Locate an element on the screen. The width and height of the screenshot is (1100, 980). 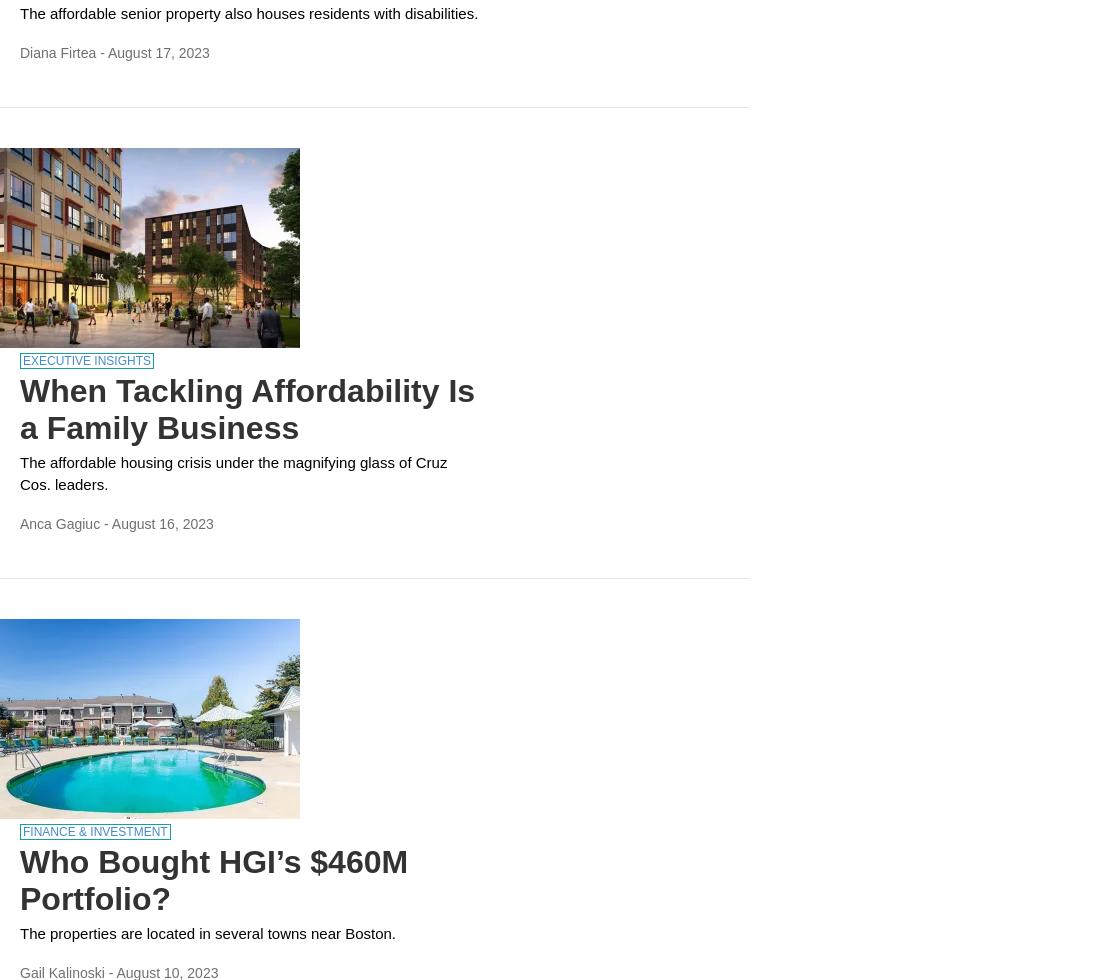
'Anca Gagiuc' is located at coordinates (58, 523).